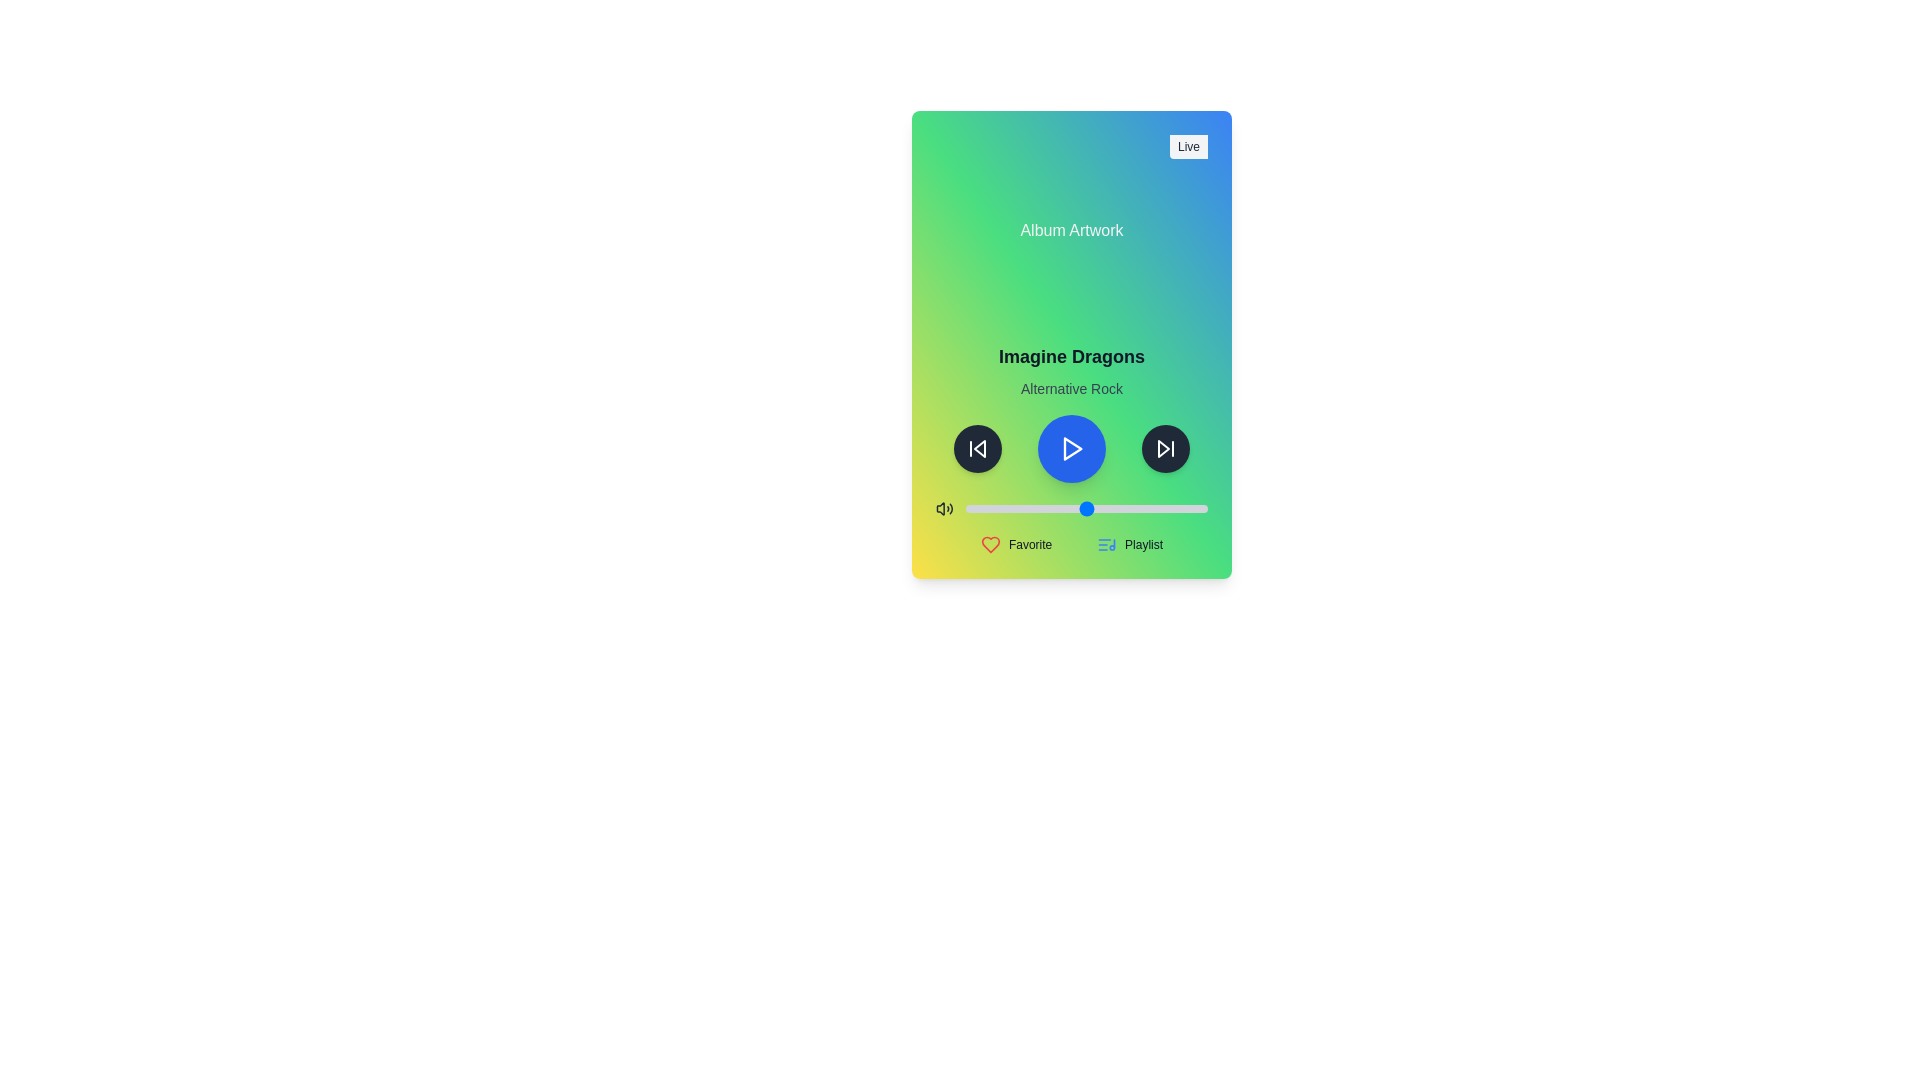 The image size is (1920, 1080). I want to click on the circular blue play button located at the center of the media control interface for keyboard interaction, so click(1070, 447).